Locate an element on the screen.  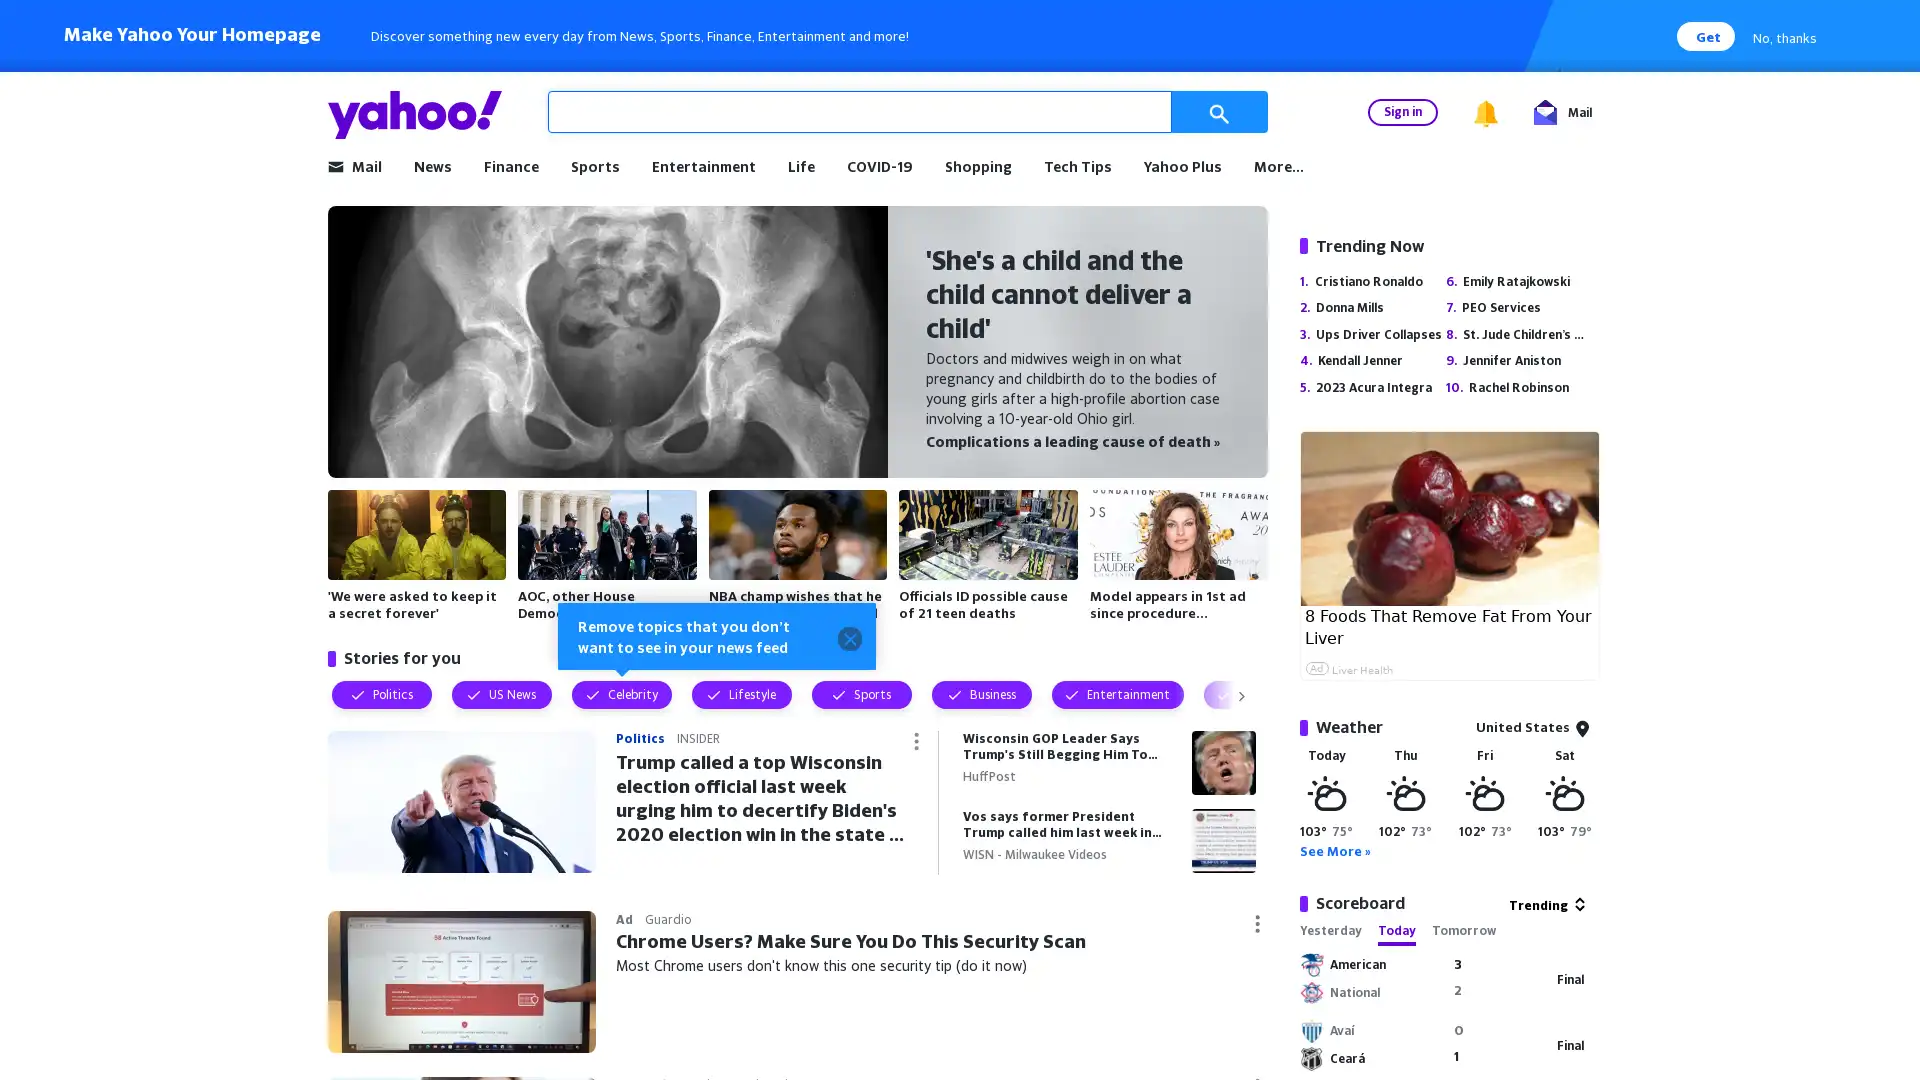
Today is located at coordinates (1395, 934).